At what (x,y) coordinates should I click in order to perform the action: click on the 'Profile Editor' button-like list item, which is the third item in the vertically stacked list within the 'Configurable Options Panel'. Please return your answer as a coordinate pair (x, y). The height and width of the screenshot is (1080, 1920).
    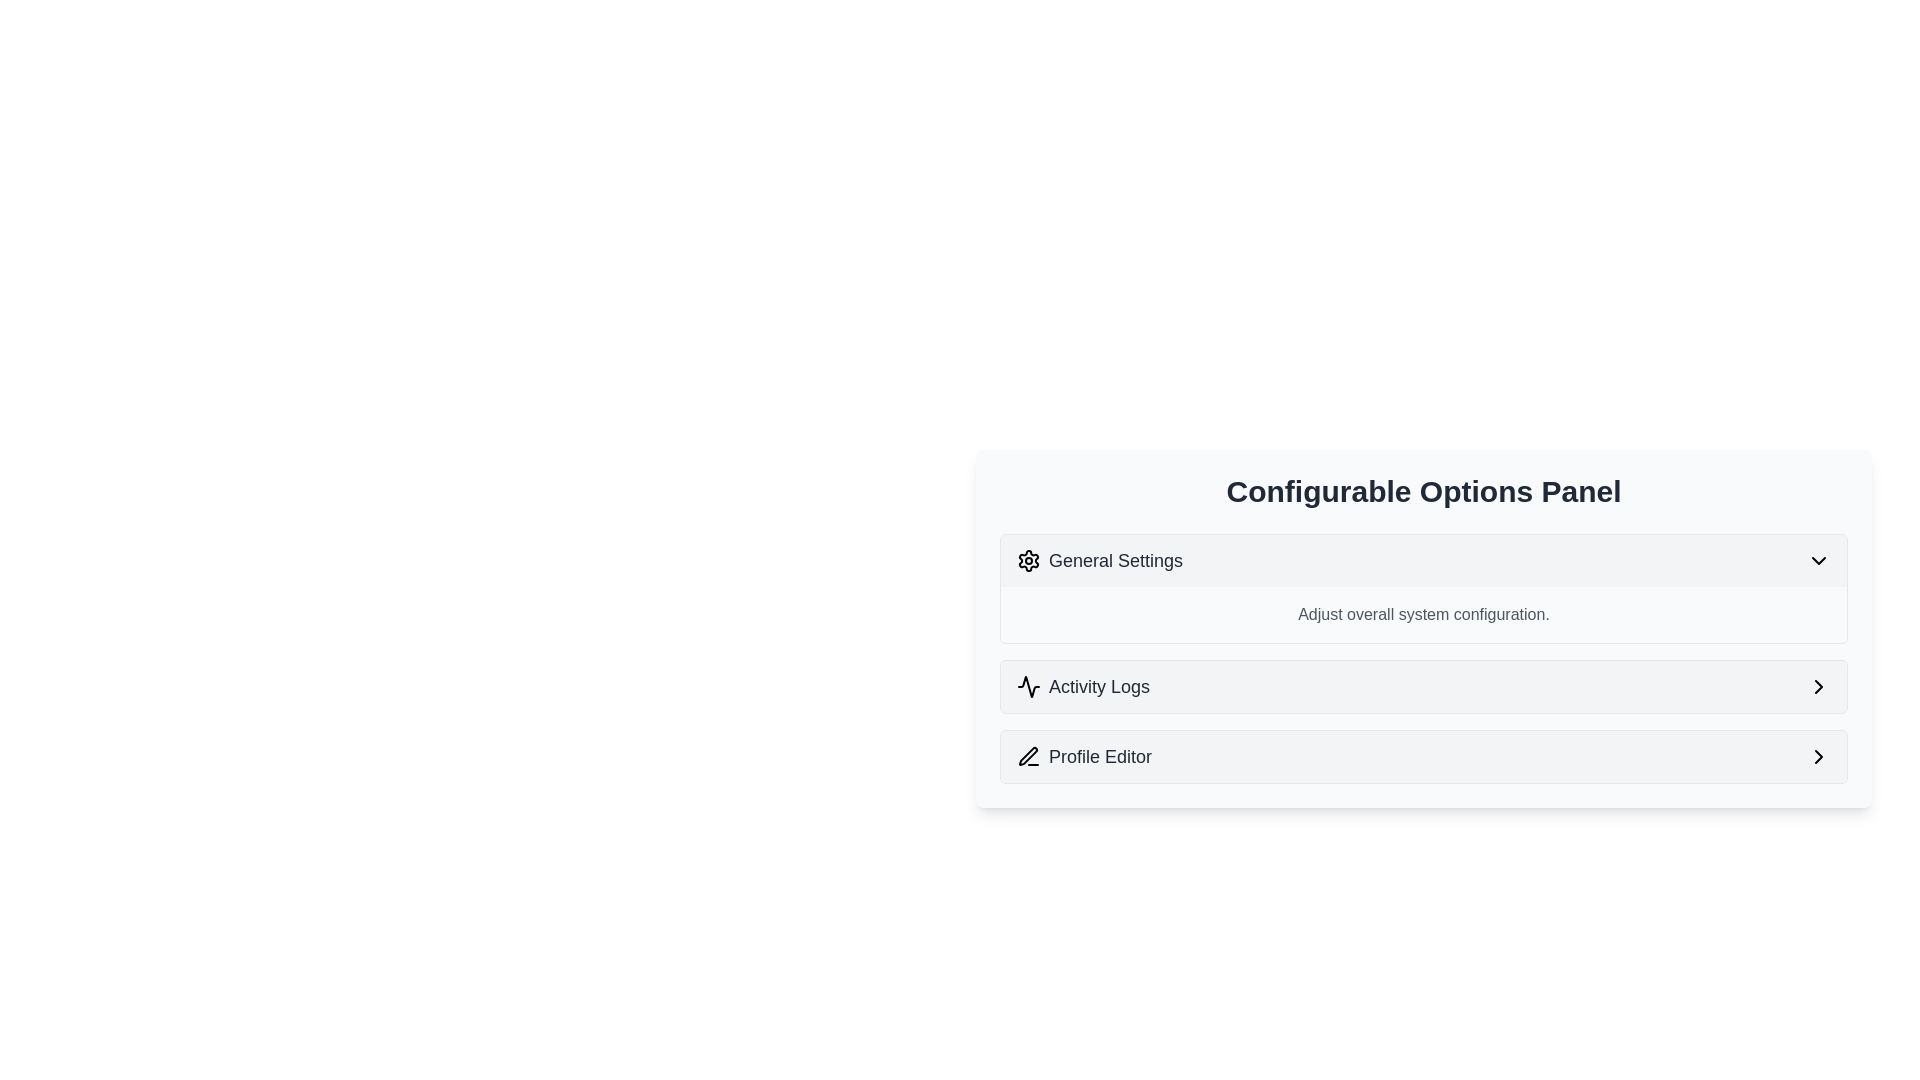
    Looking at the image, I should click on (1423, 756).